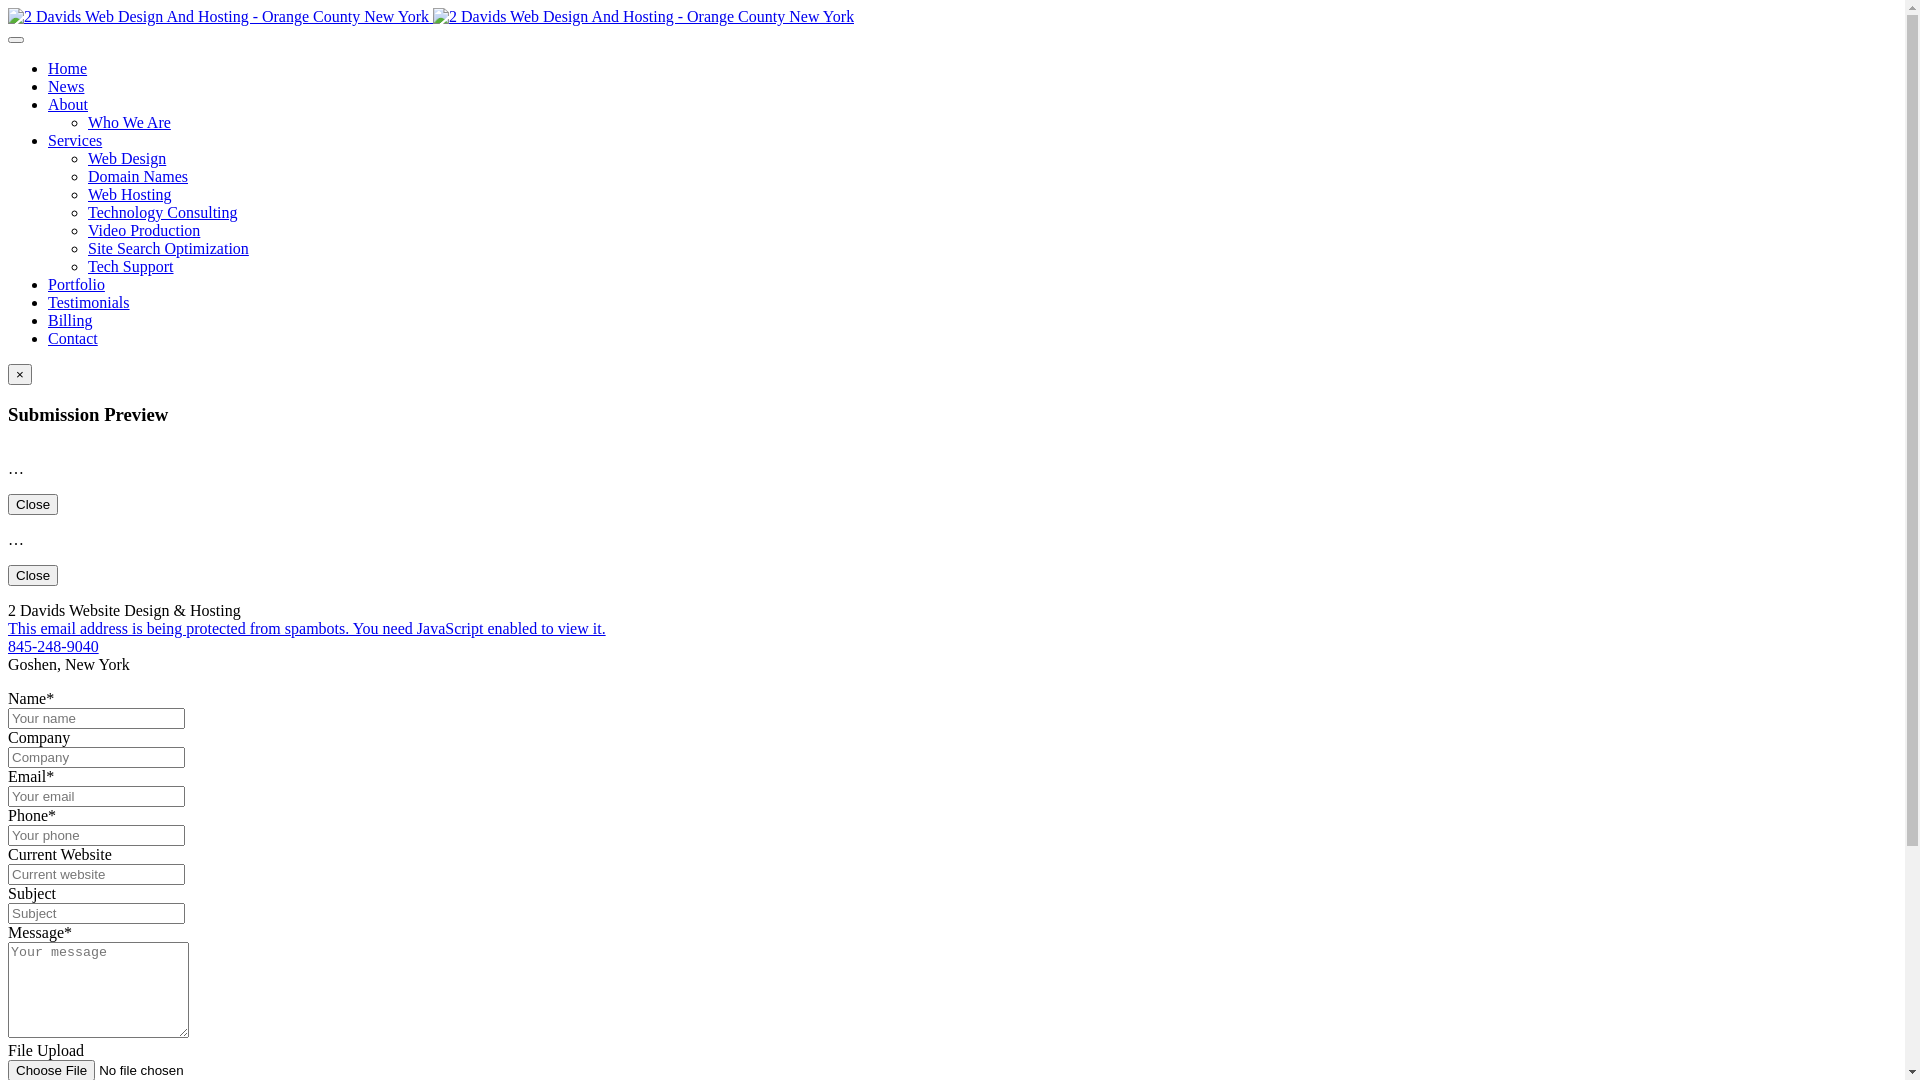  I want to click on 'Home', so click(67, 67).